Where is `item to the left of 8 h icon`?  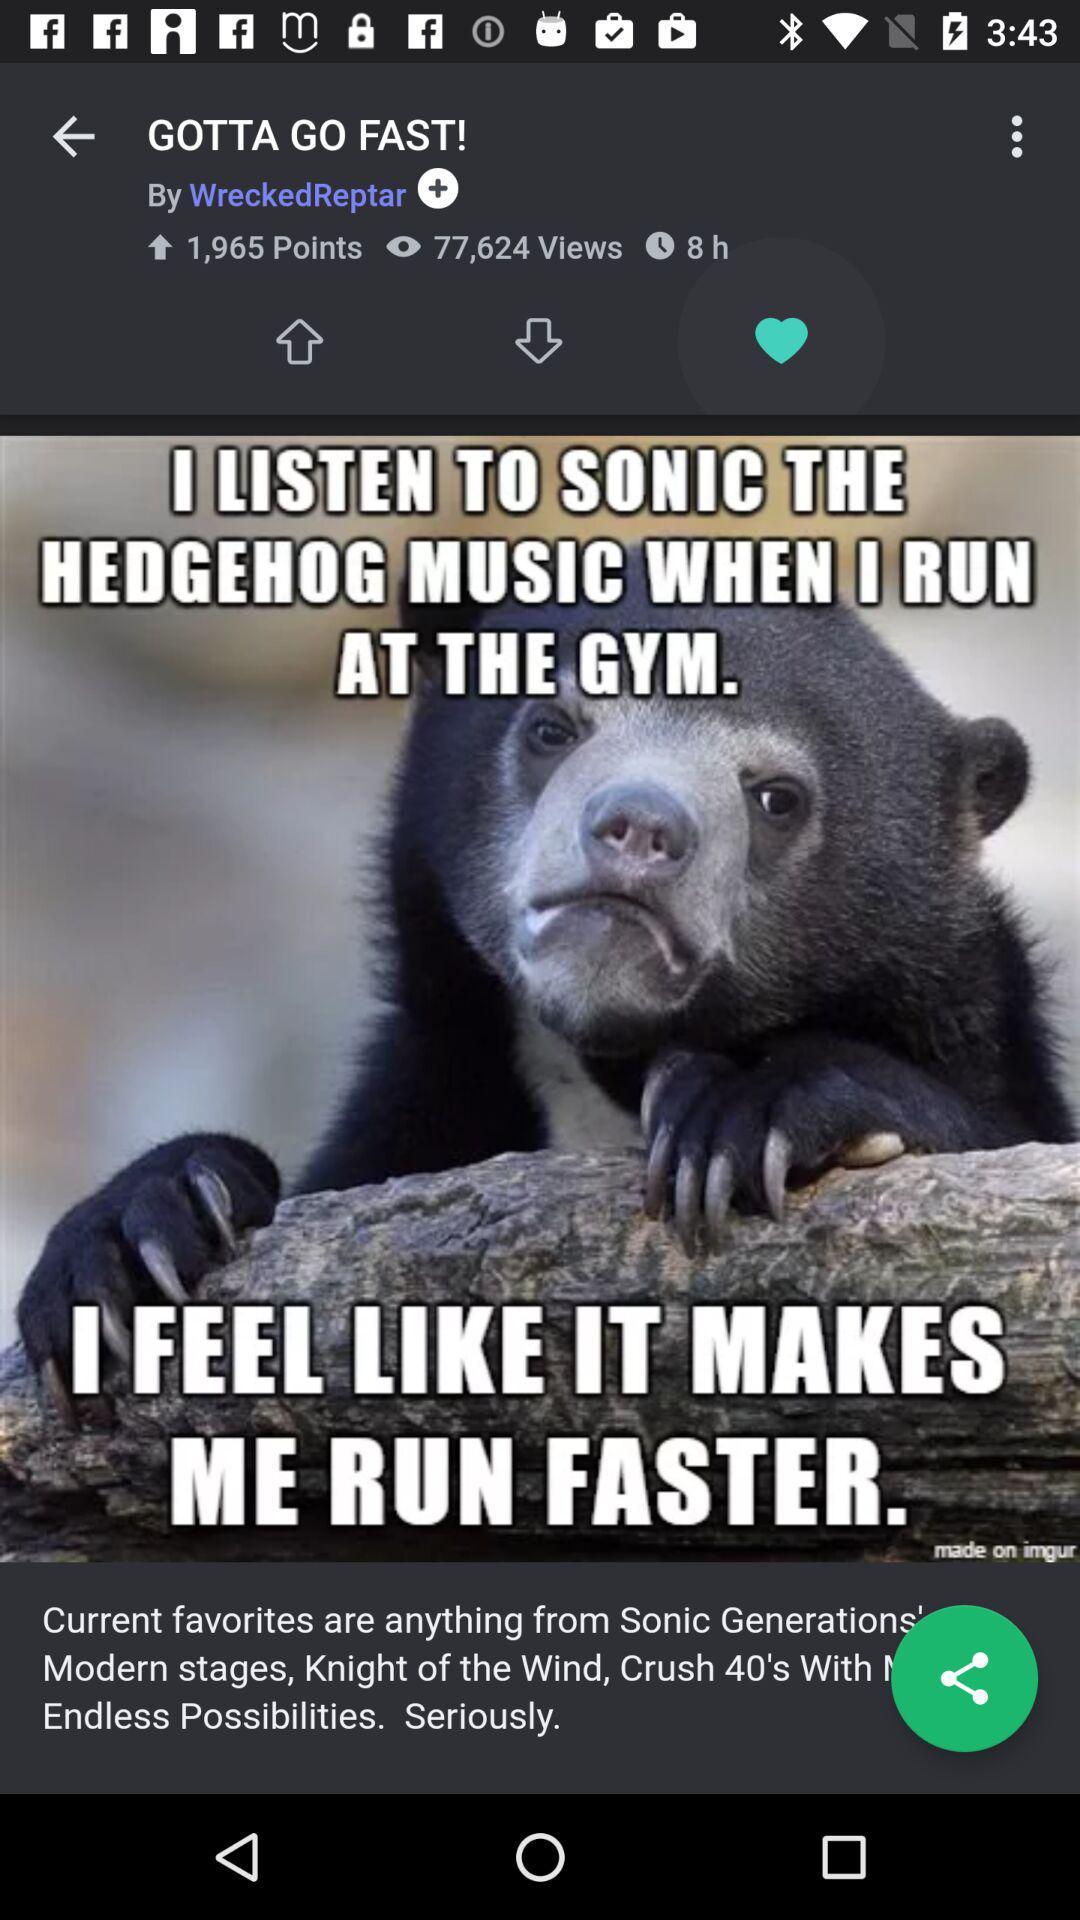
item to the left of 8 h icon is located at coordinates (540, 341).